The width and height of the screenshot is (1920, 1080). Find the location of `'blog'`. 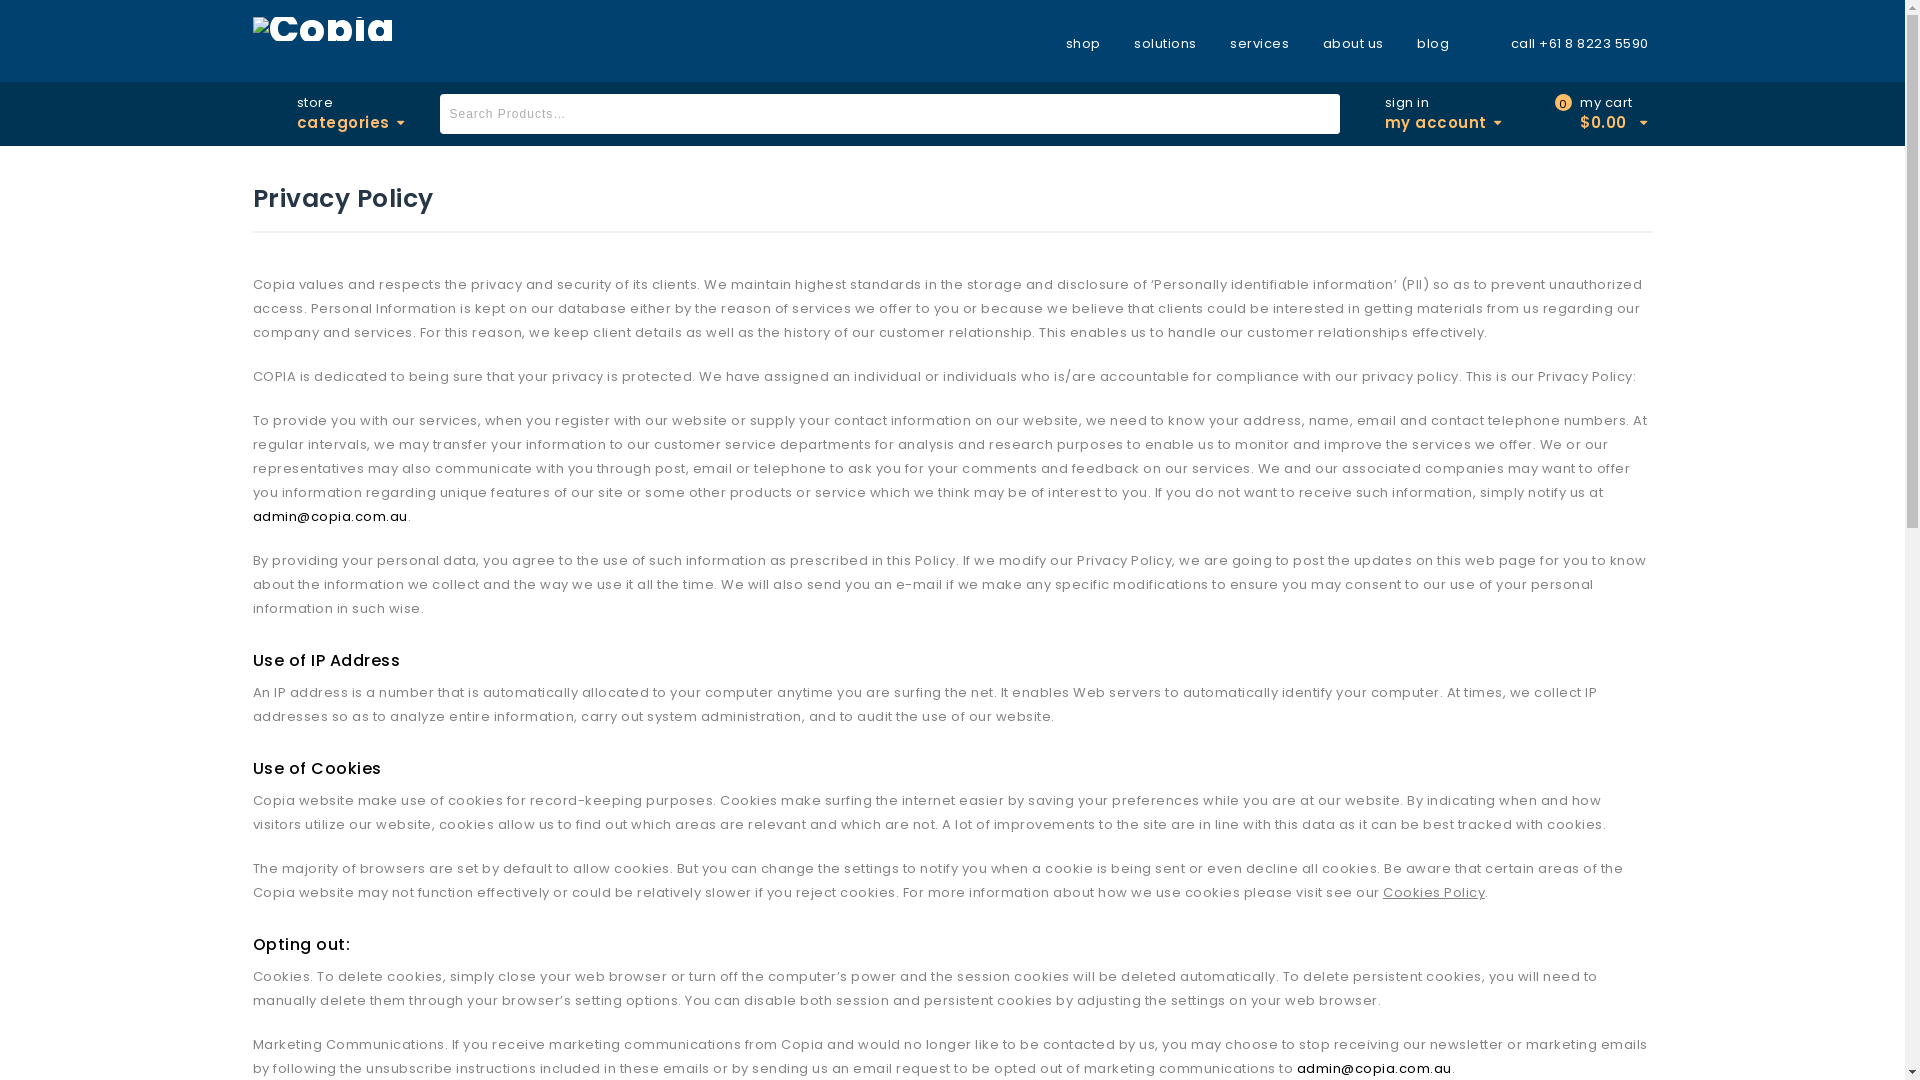

'blog' is located at coordinates (1432, 42).